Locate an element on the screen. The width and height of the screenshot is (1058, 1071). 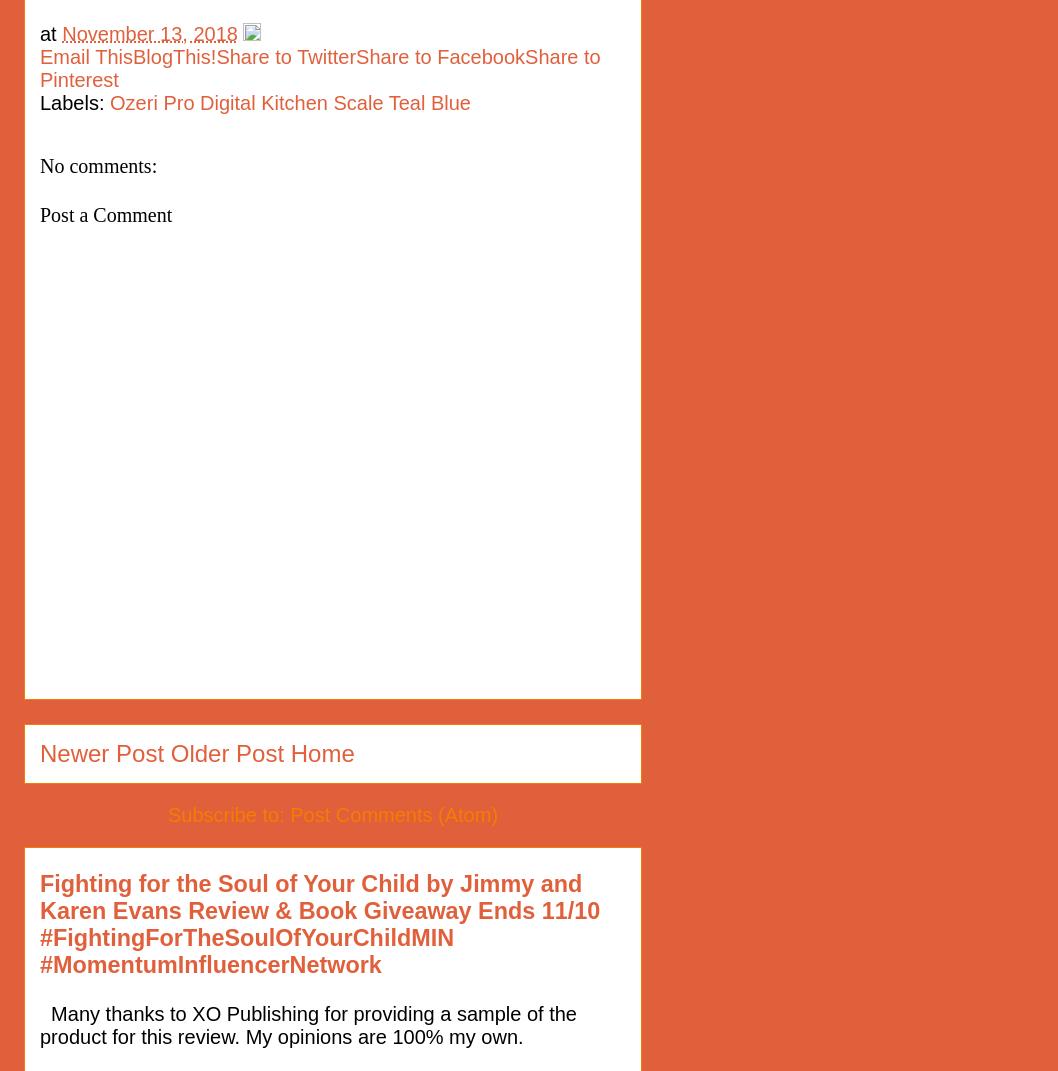
'Newer Post' is located at coordinates (100, 753).